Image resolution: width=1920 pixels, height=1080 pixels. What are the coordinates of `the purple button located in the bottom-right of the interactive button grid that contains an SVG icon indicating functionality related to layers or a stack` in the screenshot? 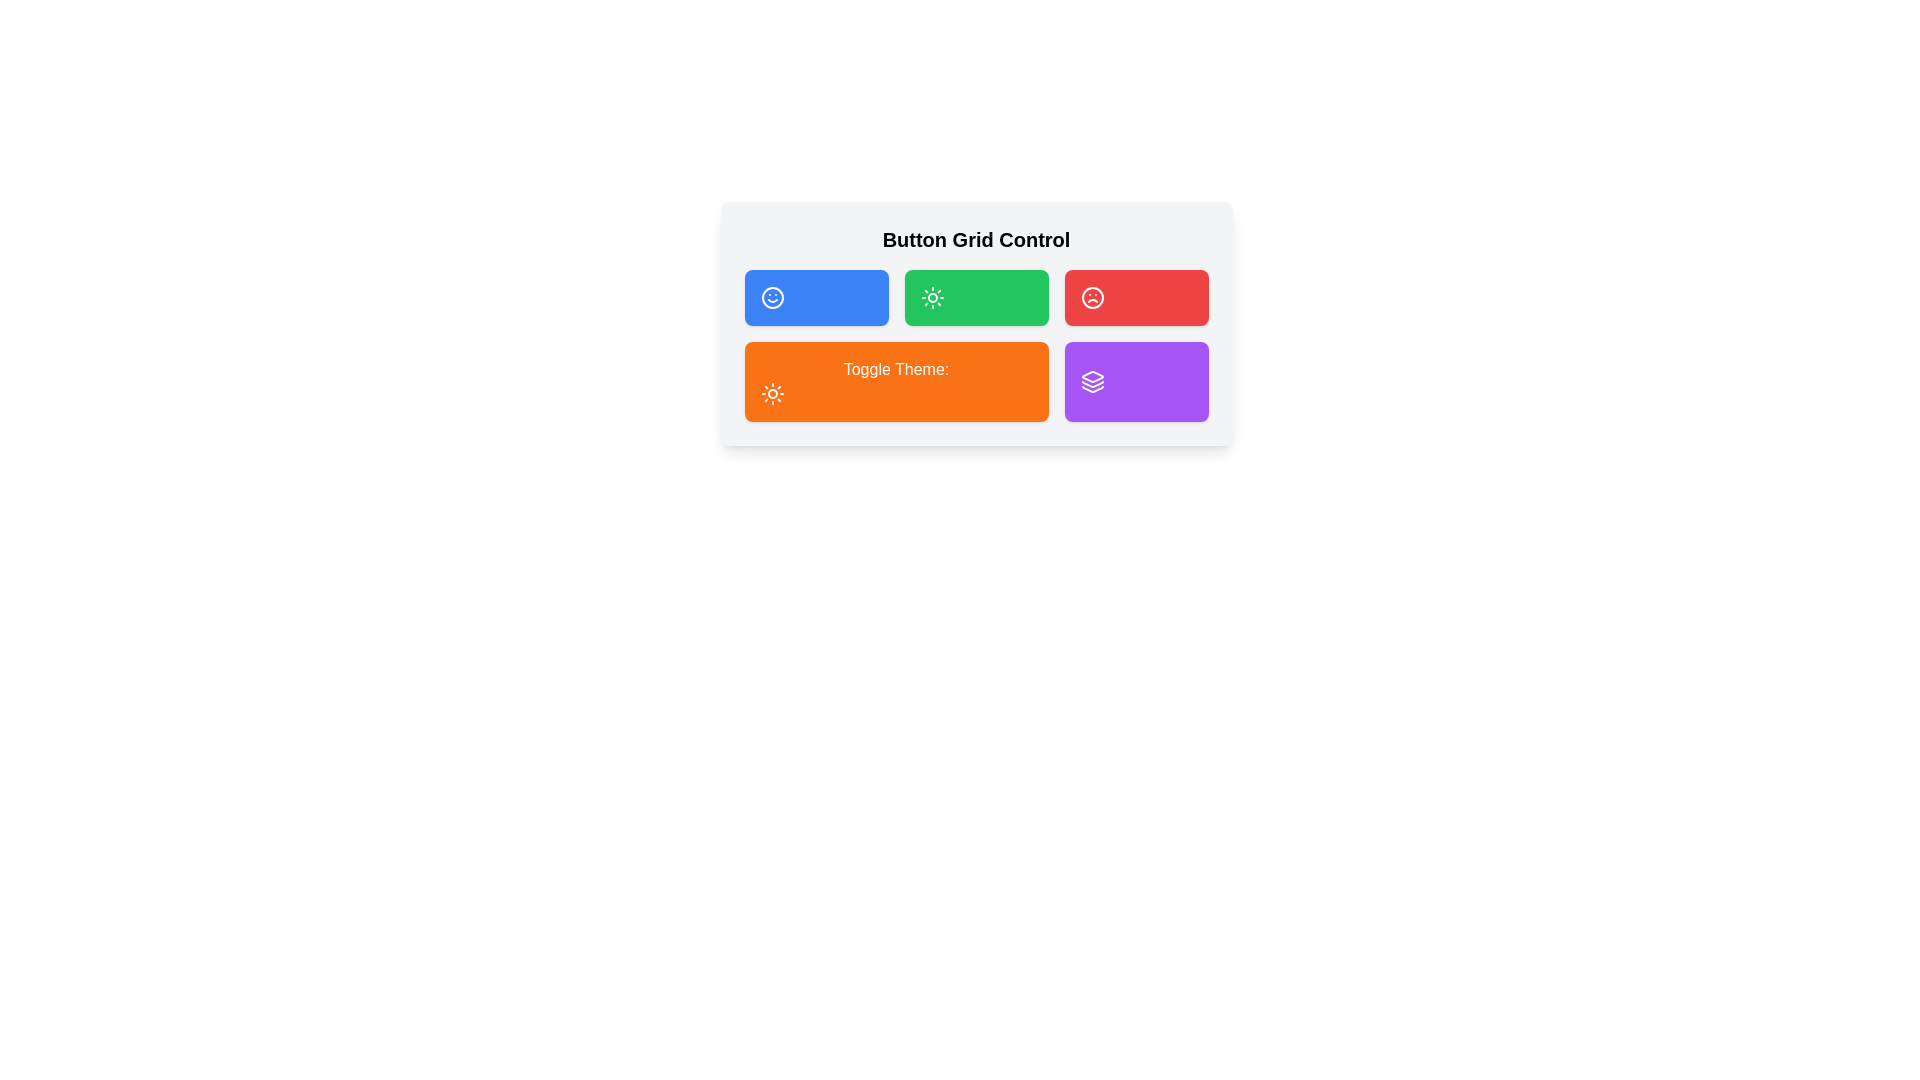 It's located at (1091, 381).